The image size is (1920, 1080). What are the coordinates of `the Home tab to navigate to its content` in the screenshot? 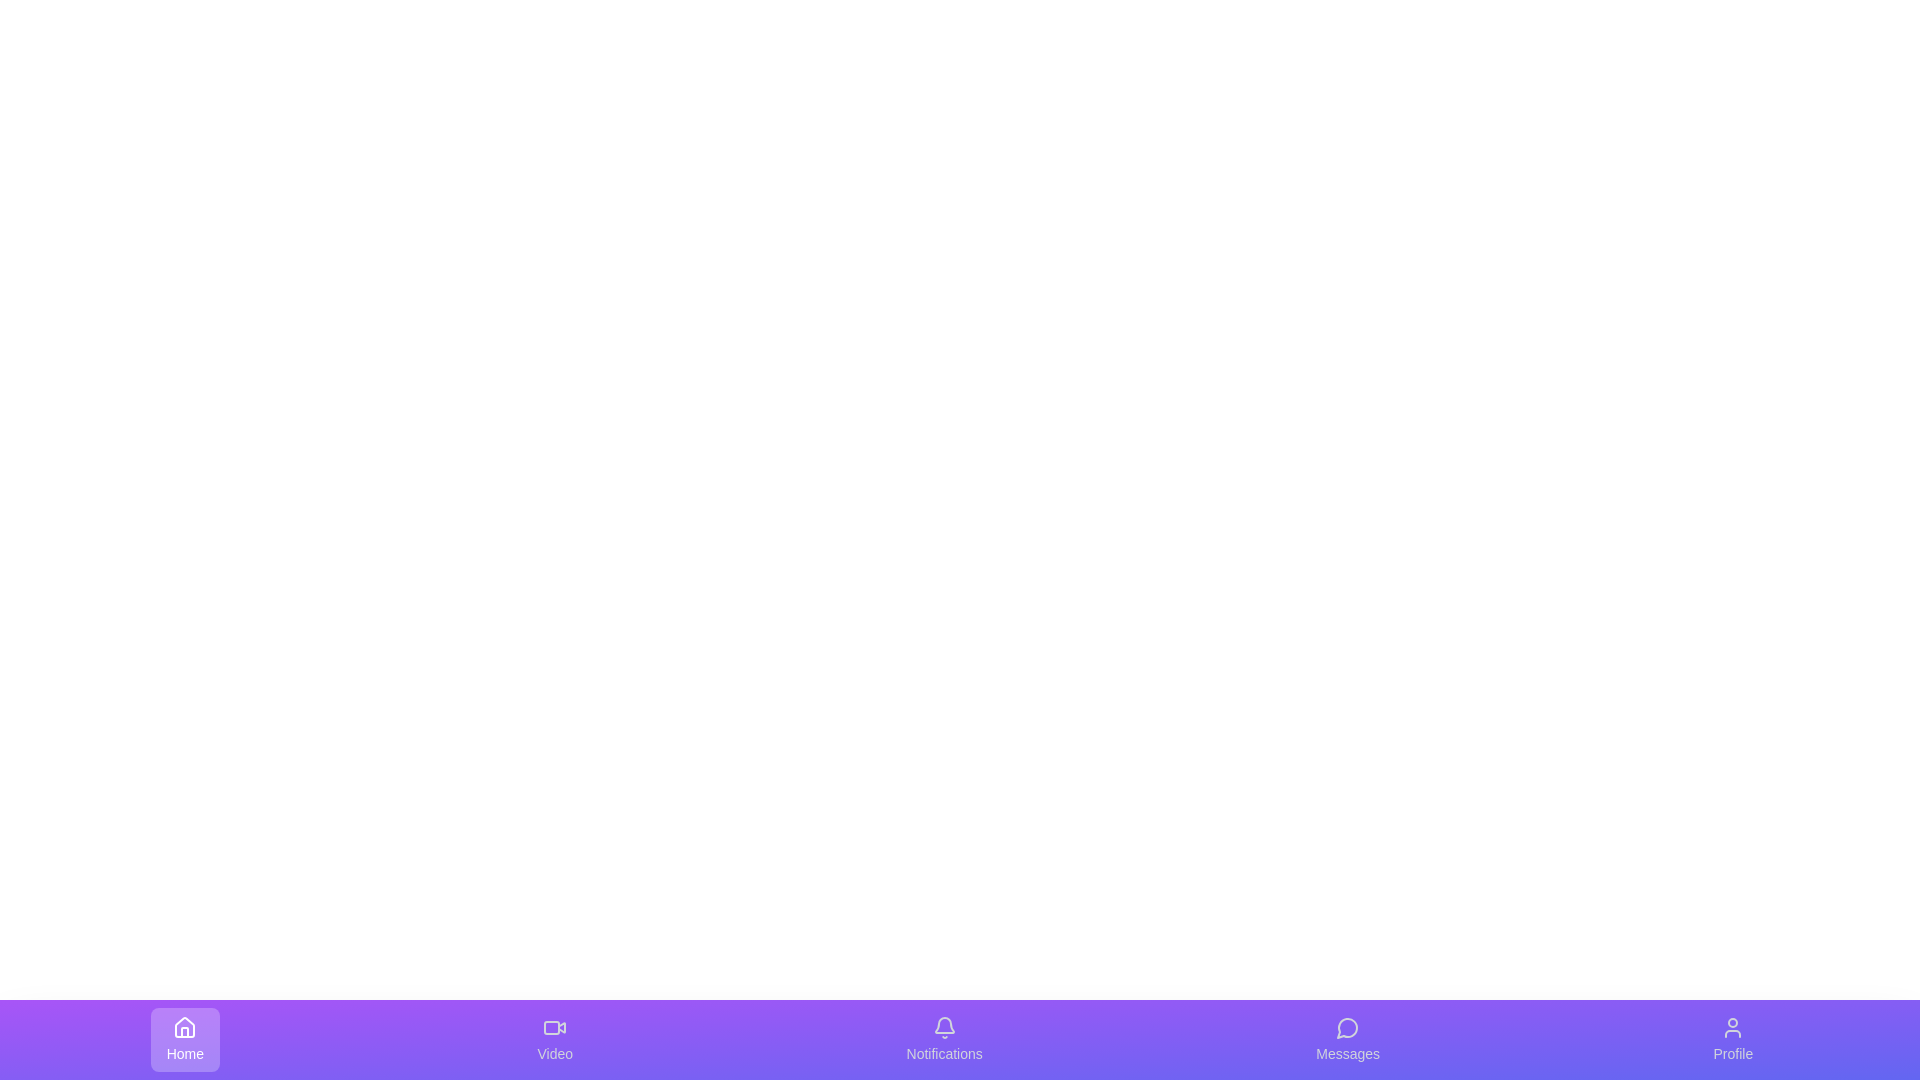 It's located at (185, 1039).